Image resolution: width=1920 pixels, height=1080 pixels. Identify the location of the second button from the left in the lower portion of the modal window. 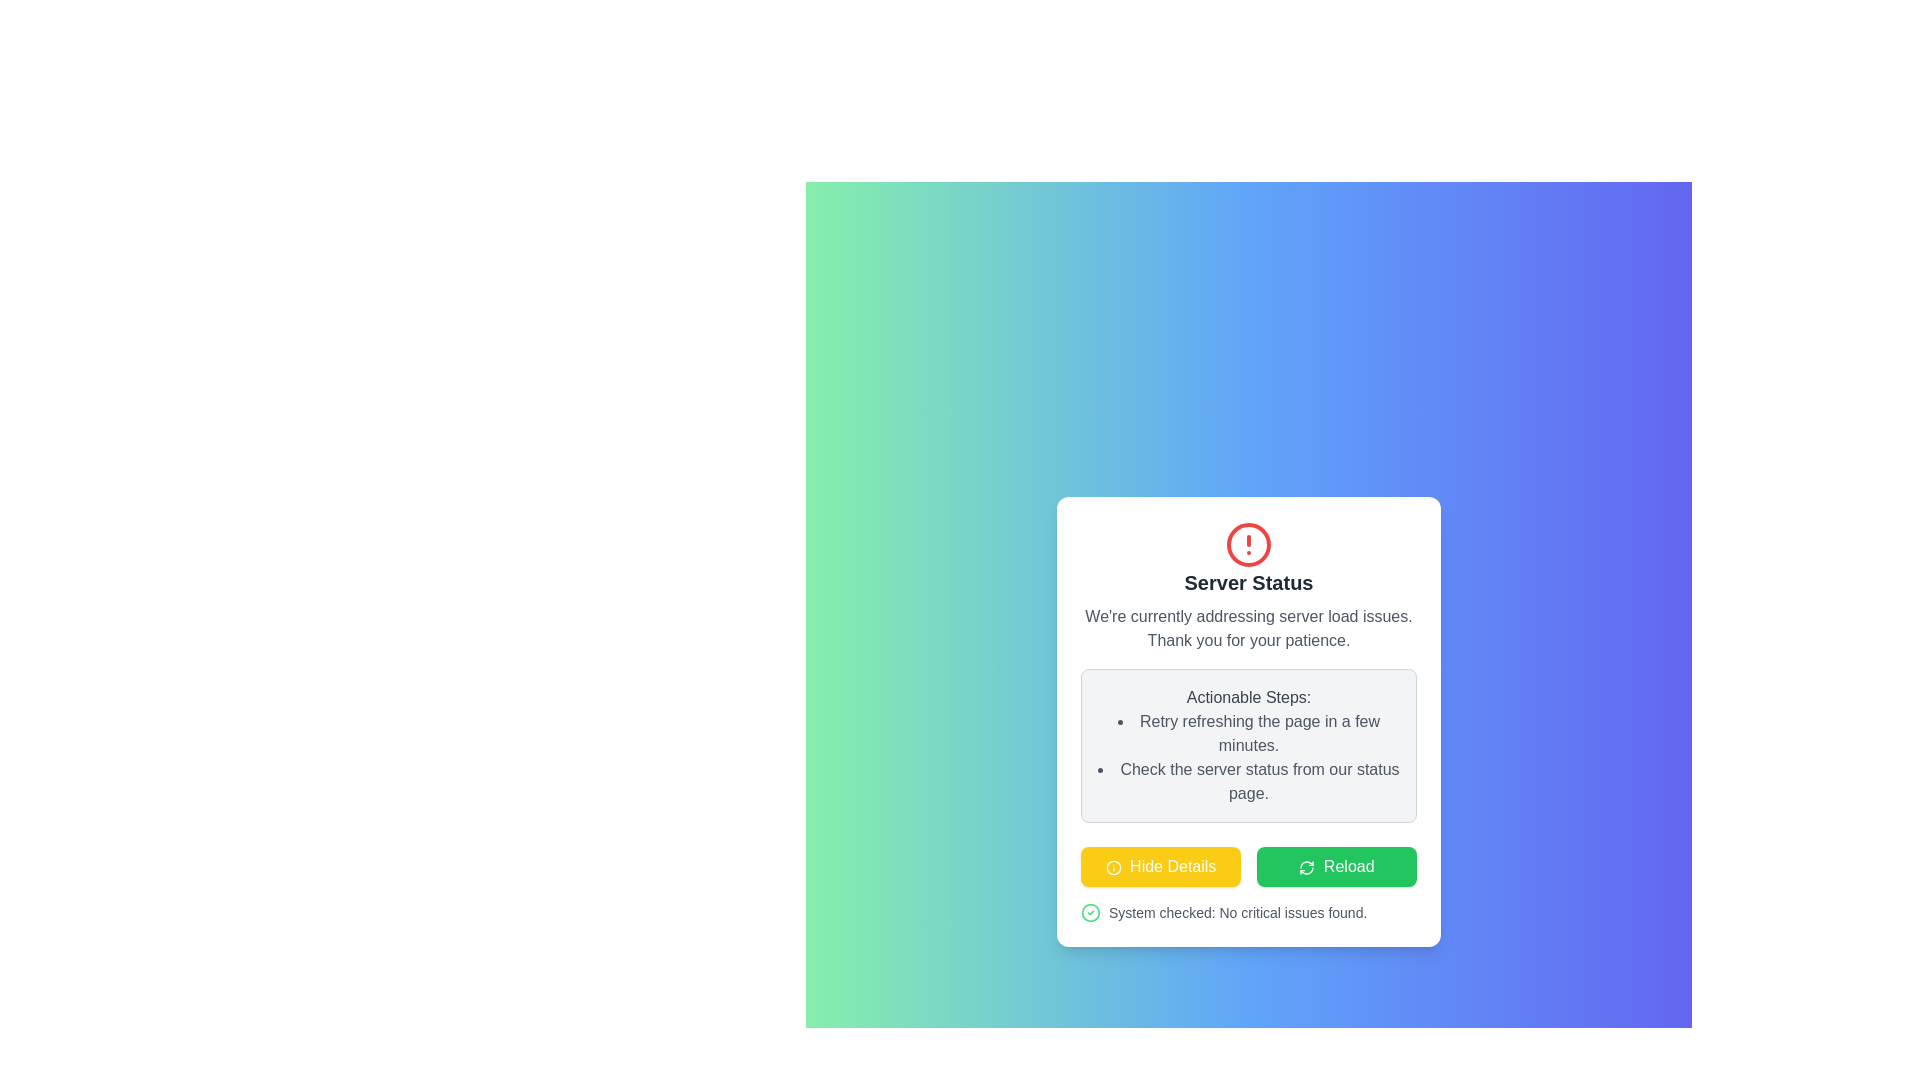
(1337, 866).